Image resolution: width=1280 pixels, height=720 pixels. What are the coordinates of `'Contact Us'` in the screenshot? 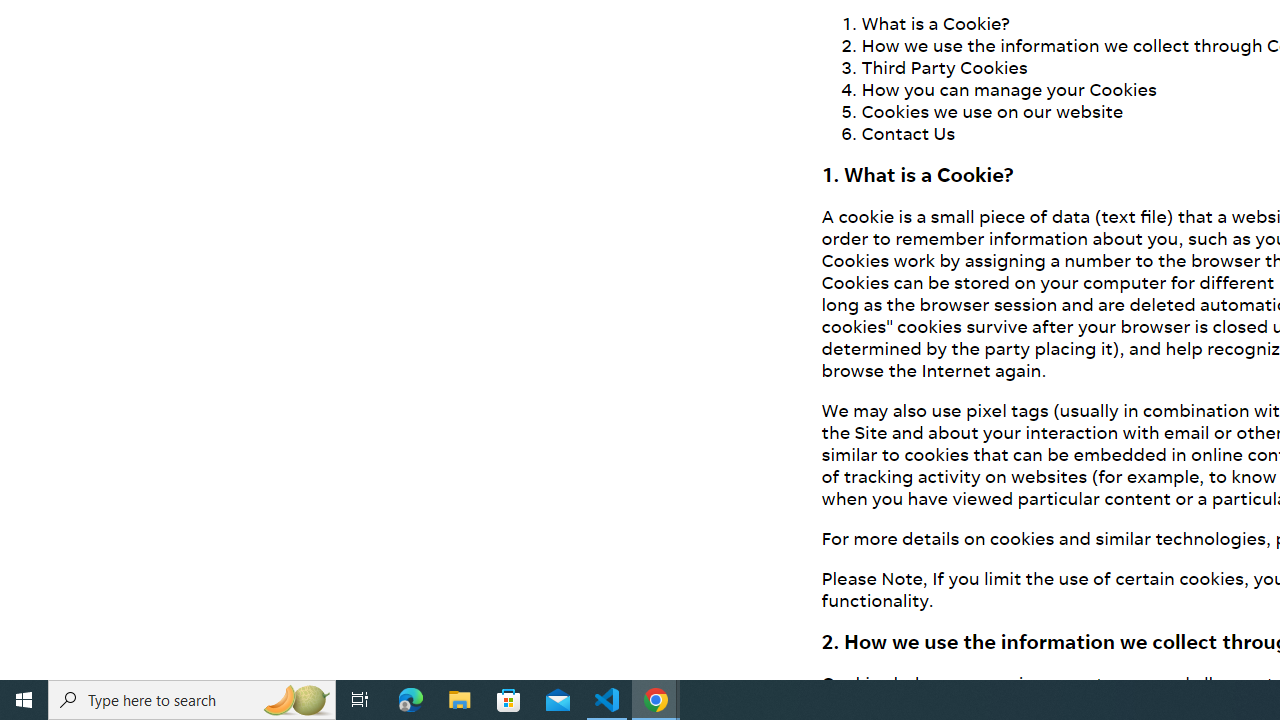 It's located at (907, 132).